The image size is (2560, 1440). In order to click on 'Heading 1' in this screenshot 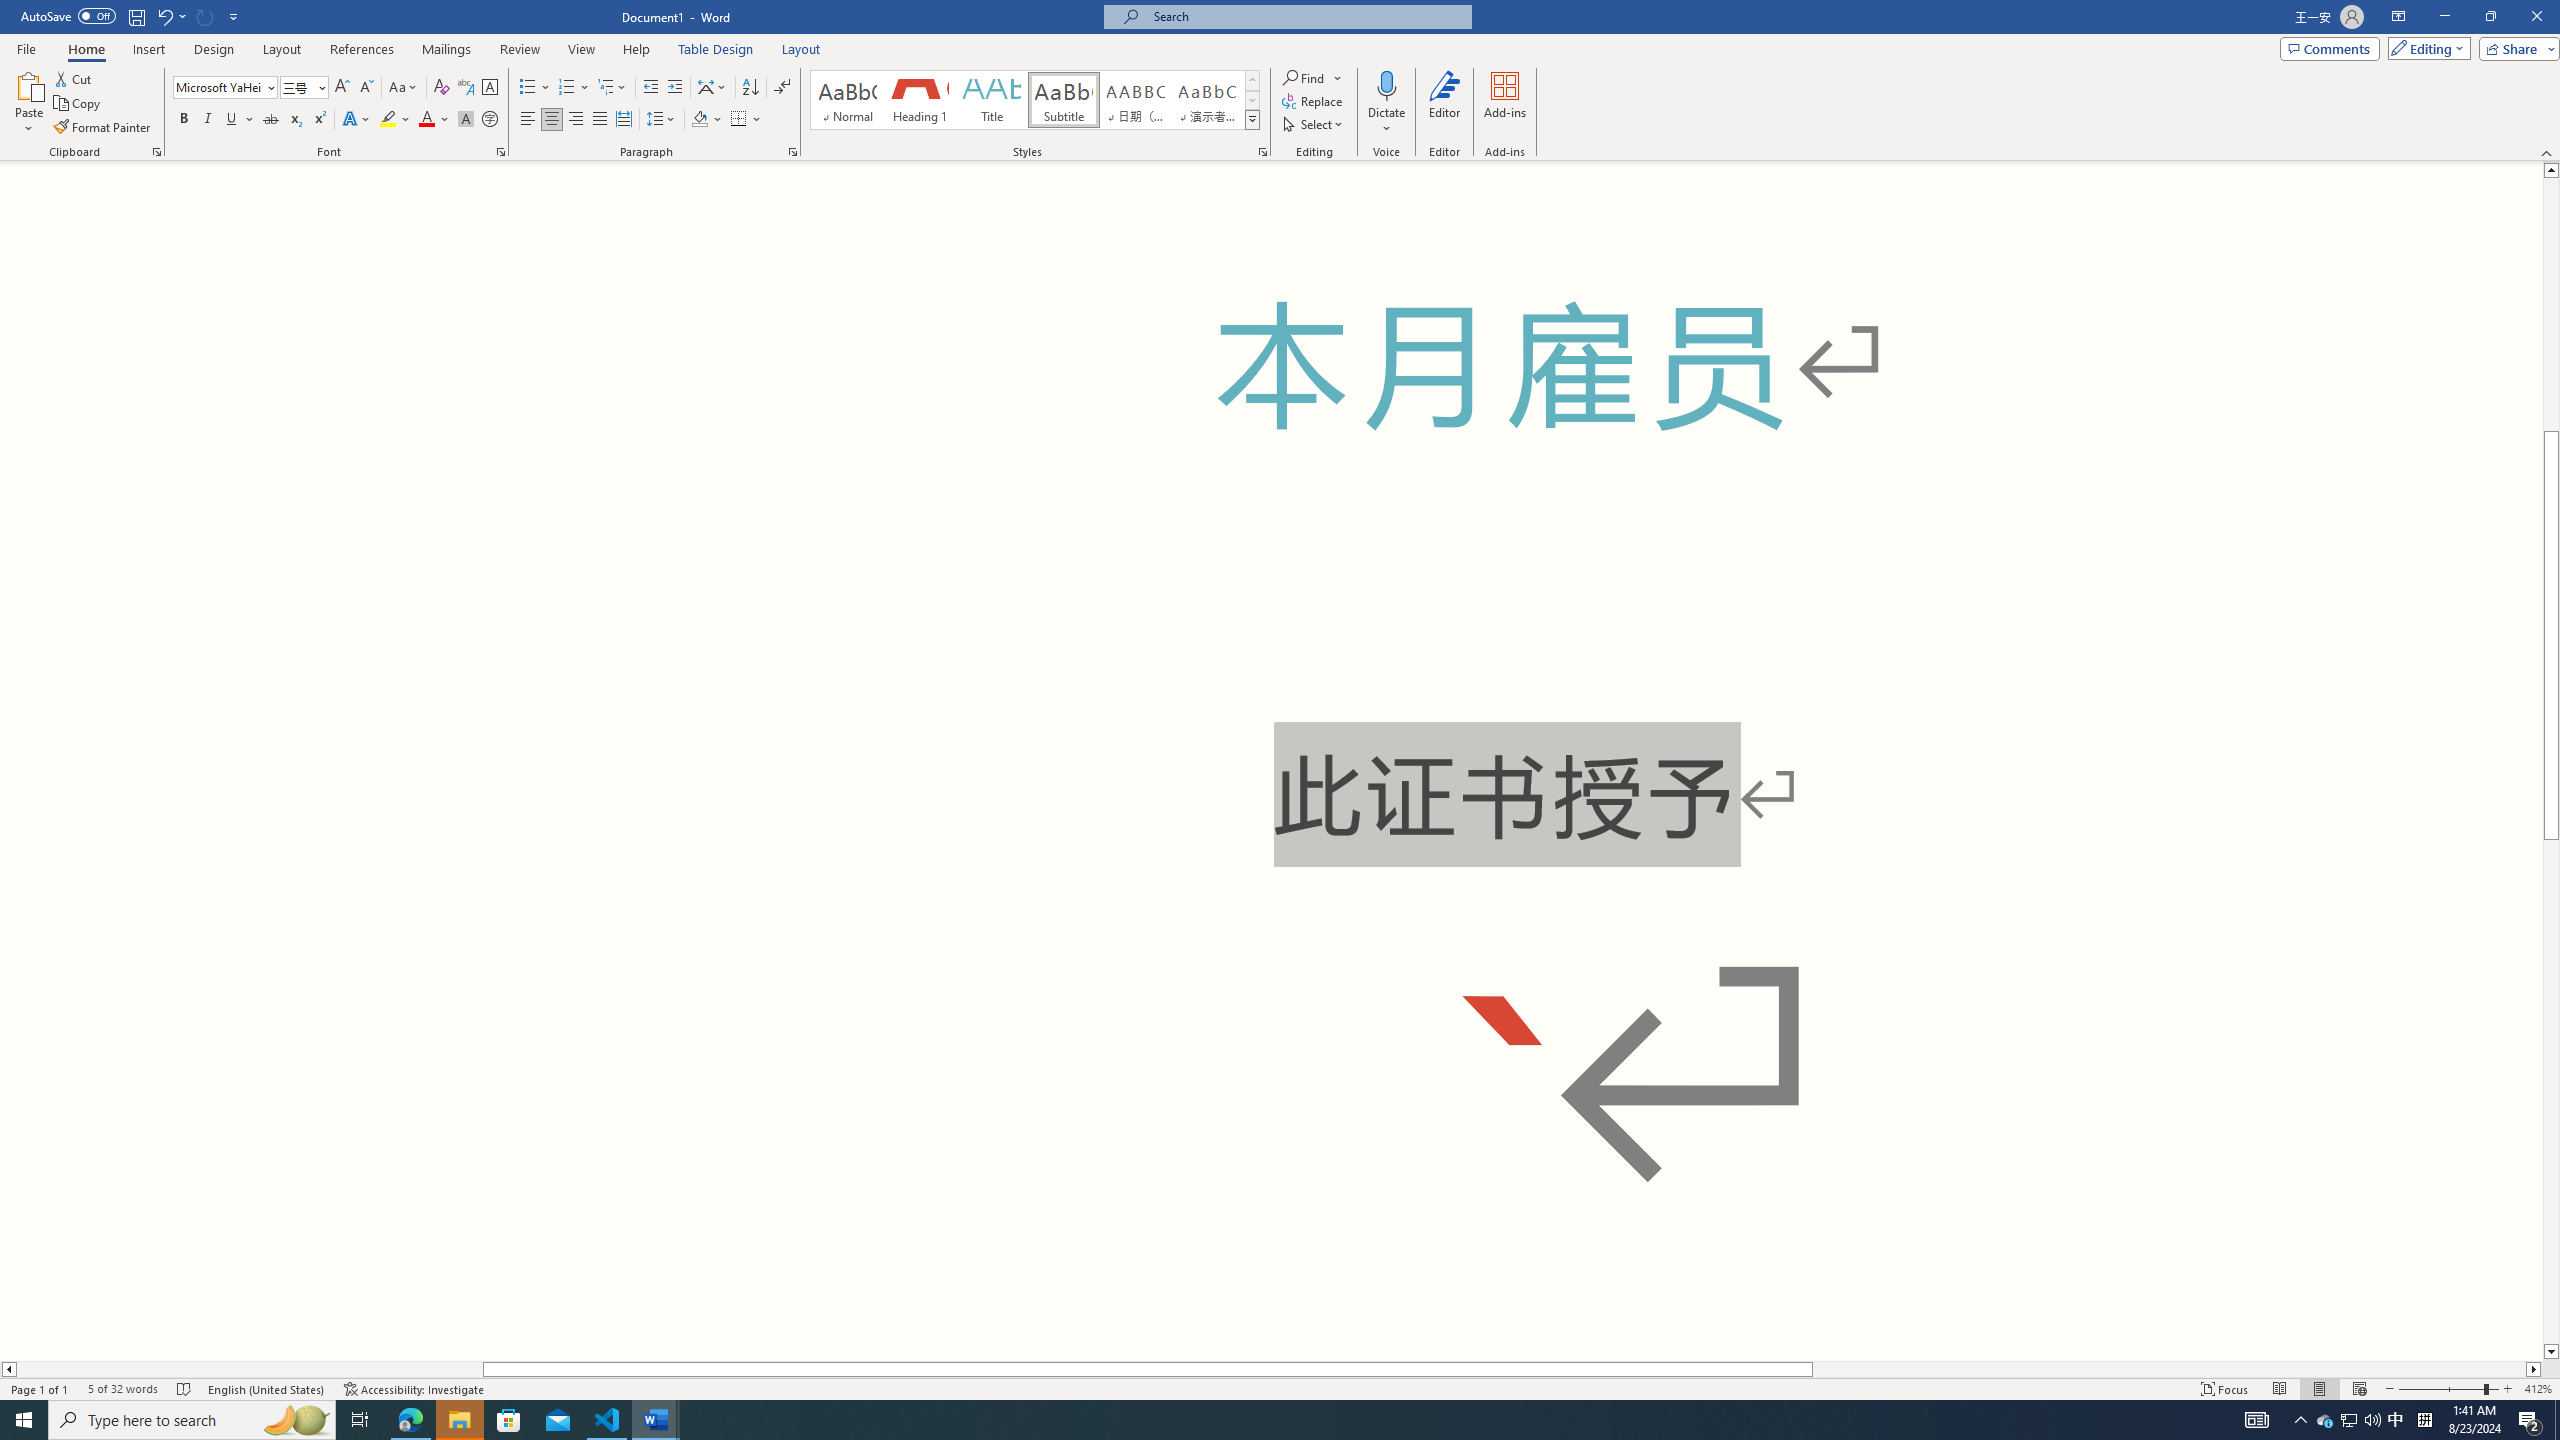, I will do `click(918, 99)`.